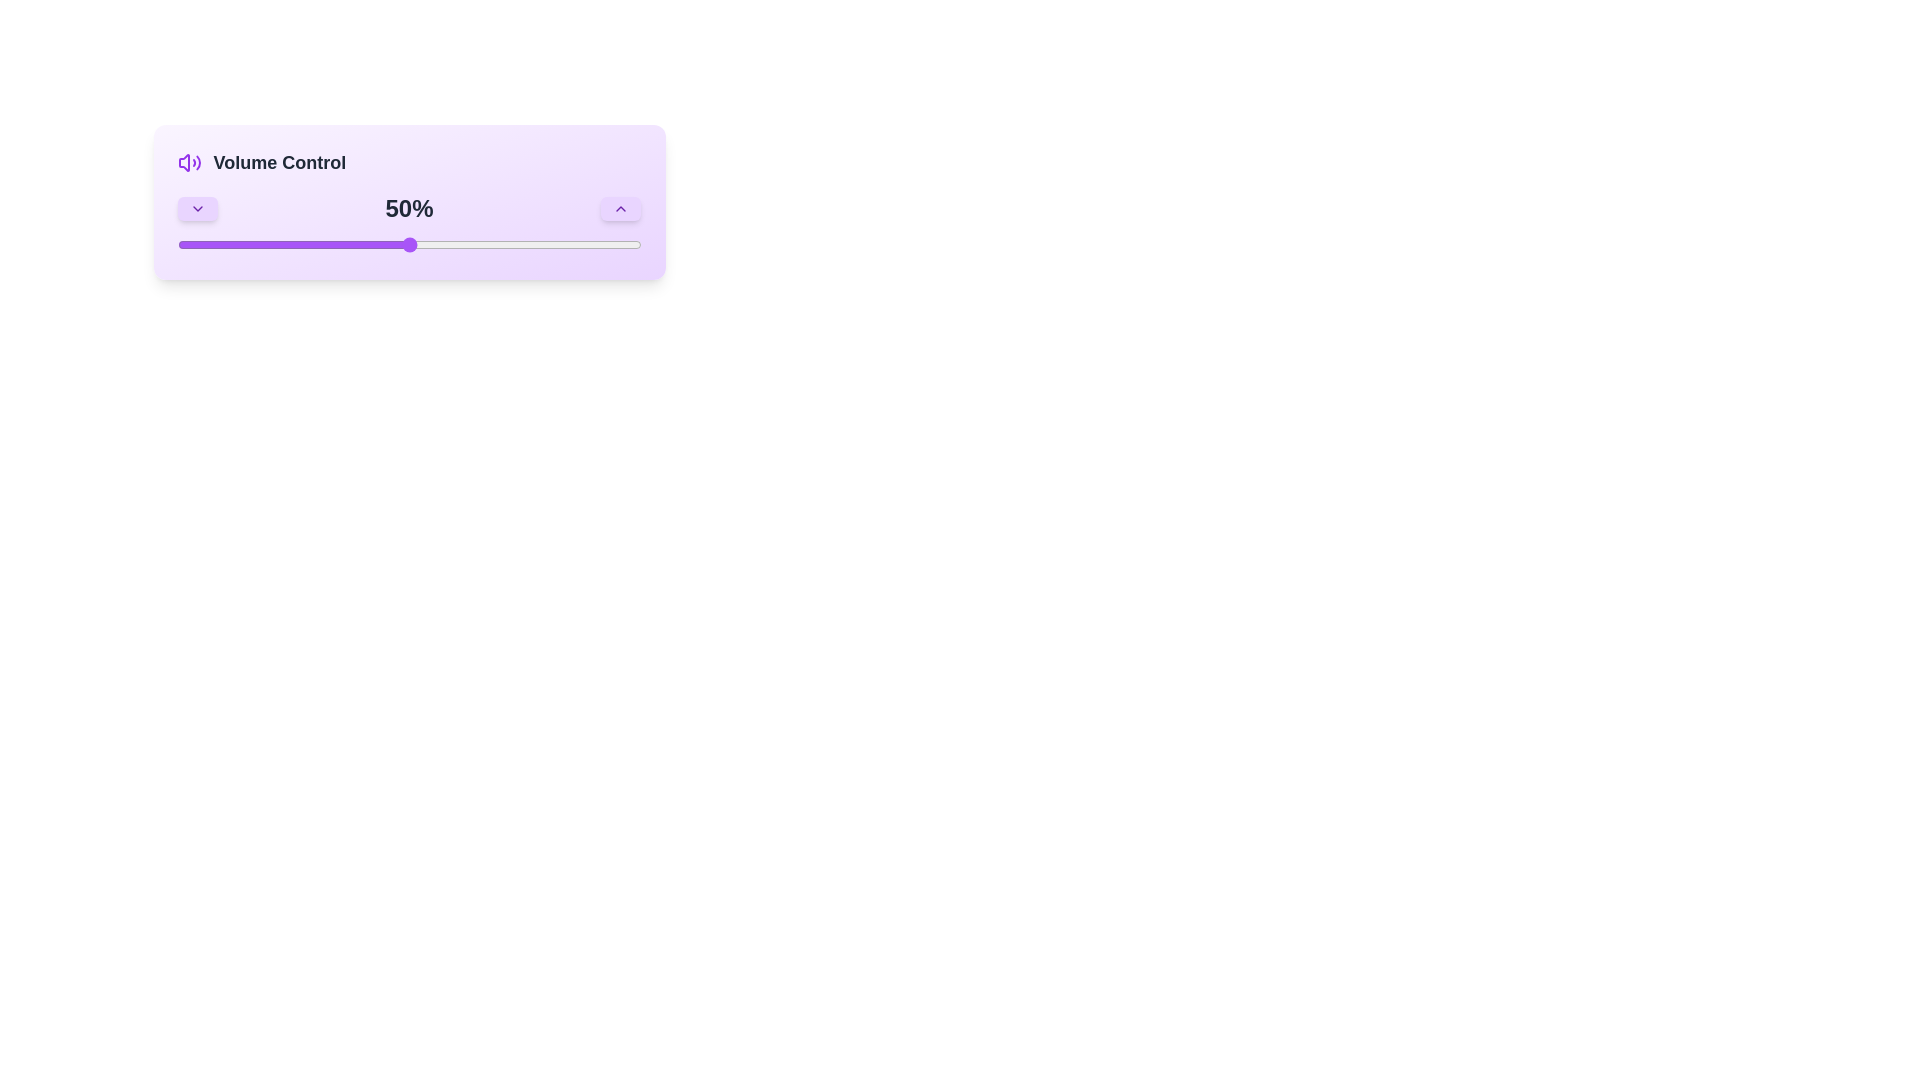 This screenshot has height=1080, width=1920. Describe the element at coordinates (408, 224) in the screenshot. I see `the informational text label displaying '50%' which is positioned centrally above the slider component in the 'Volume Control' section` at that location.